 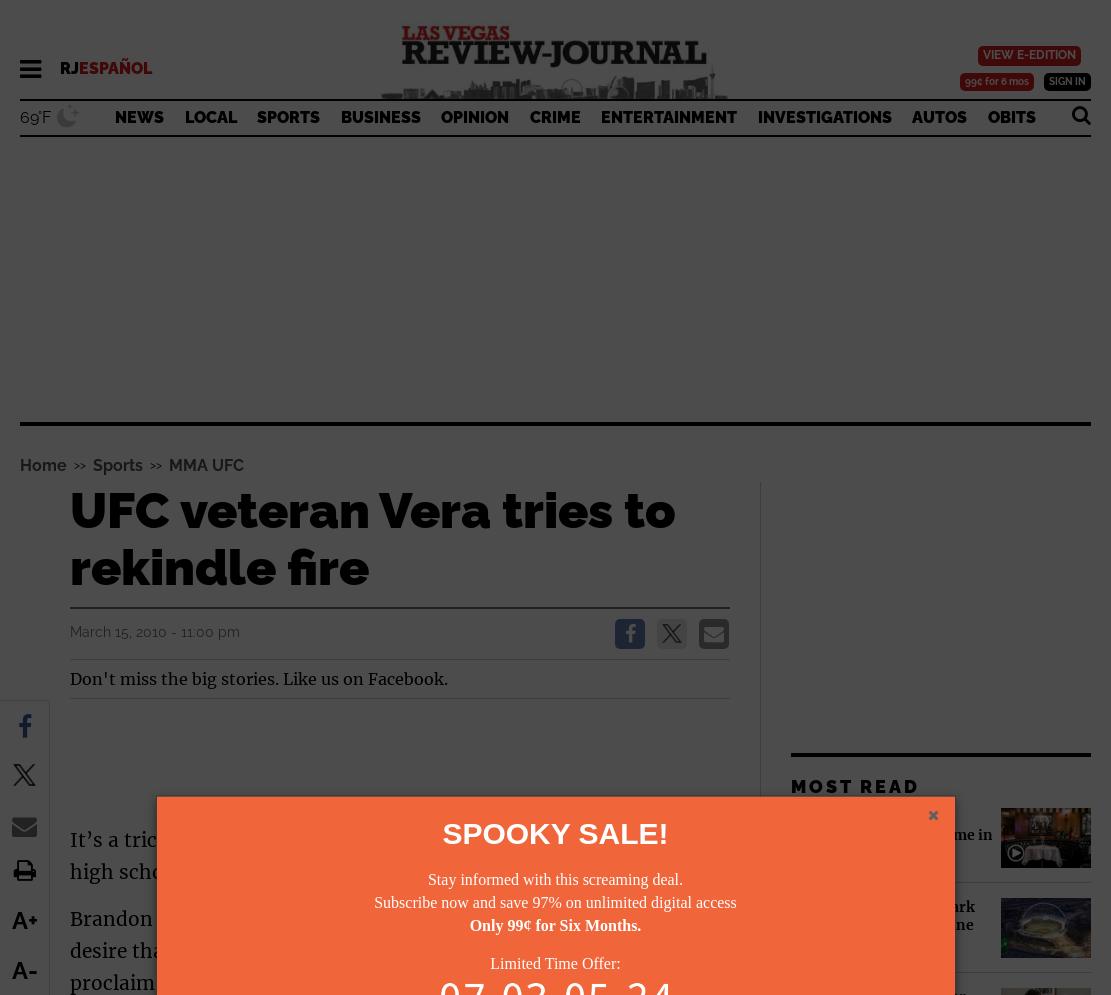 I want to click on 'Brandon Vera has employed it in an effort to recapture some of the desire that made much of the mixed martial arts community proclaim him a prodigy when he first burst on the scene.', so click(x=387, y=950).